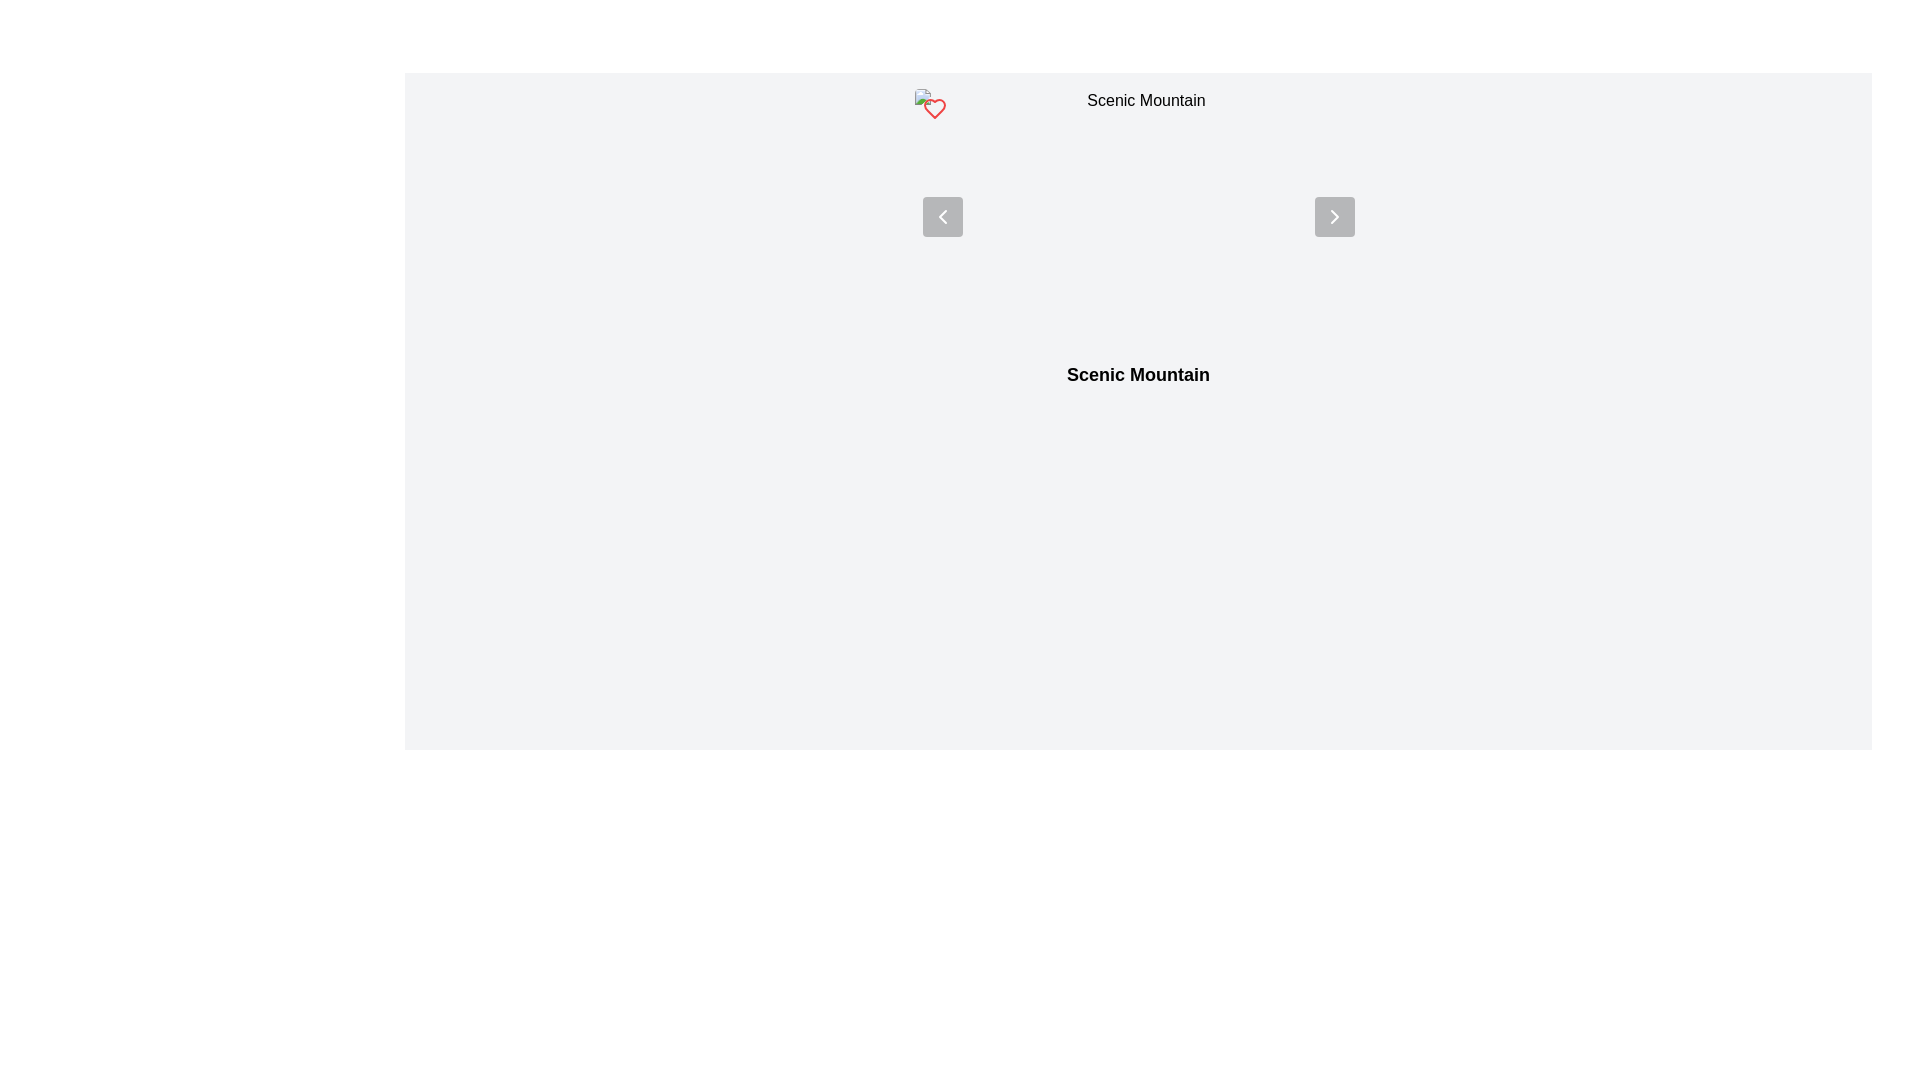 The height and width of the screenshot is (1080, 1920). I want to click on the leftward navigation button with a gray background and a white leftward arrow icon, so click(941, 216).